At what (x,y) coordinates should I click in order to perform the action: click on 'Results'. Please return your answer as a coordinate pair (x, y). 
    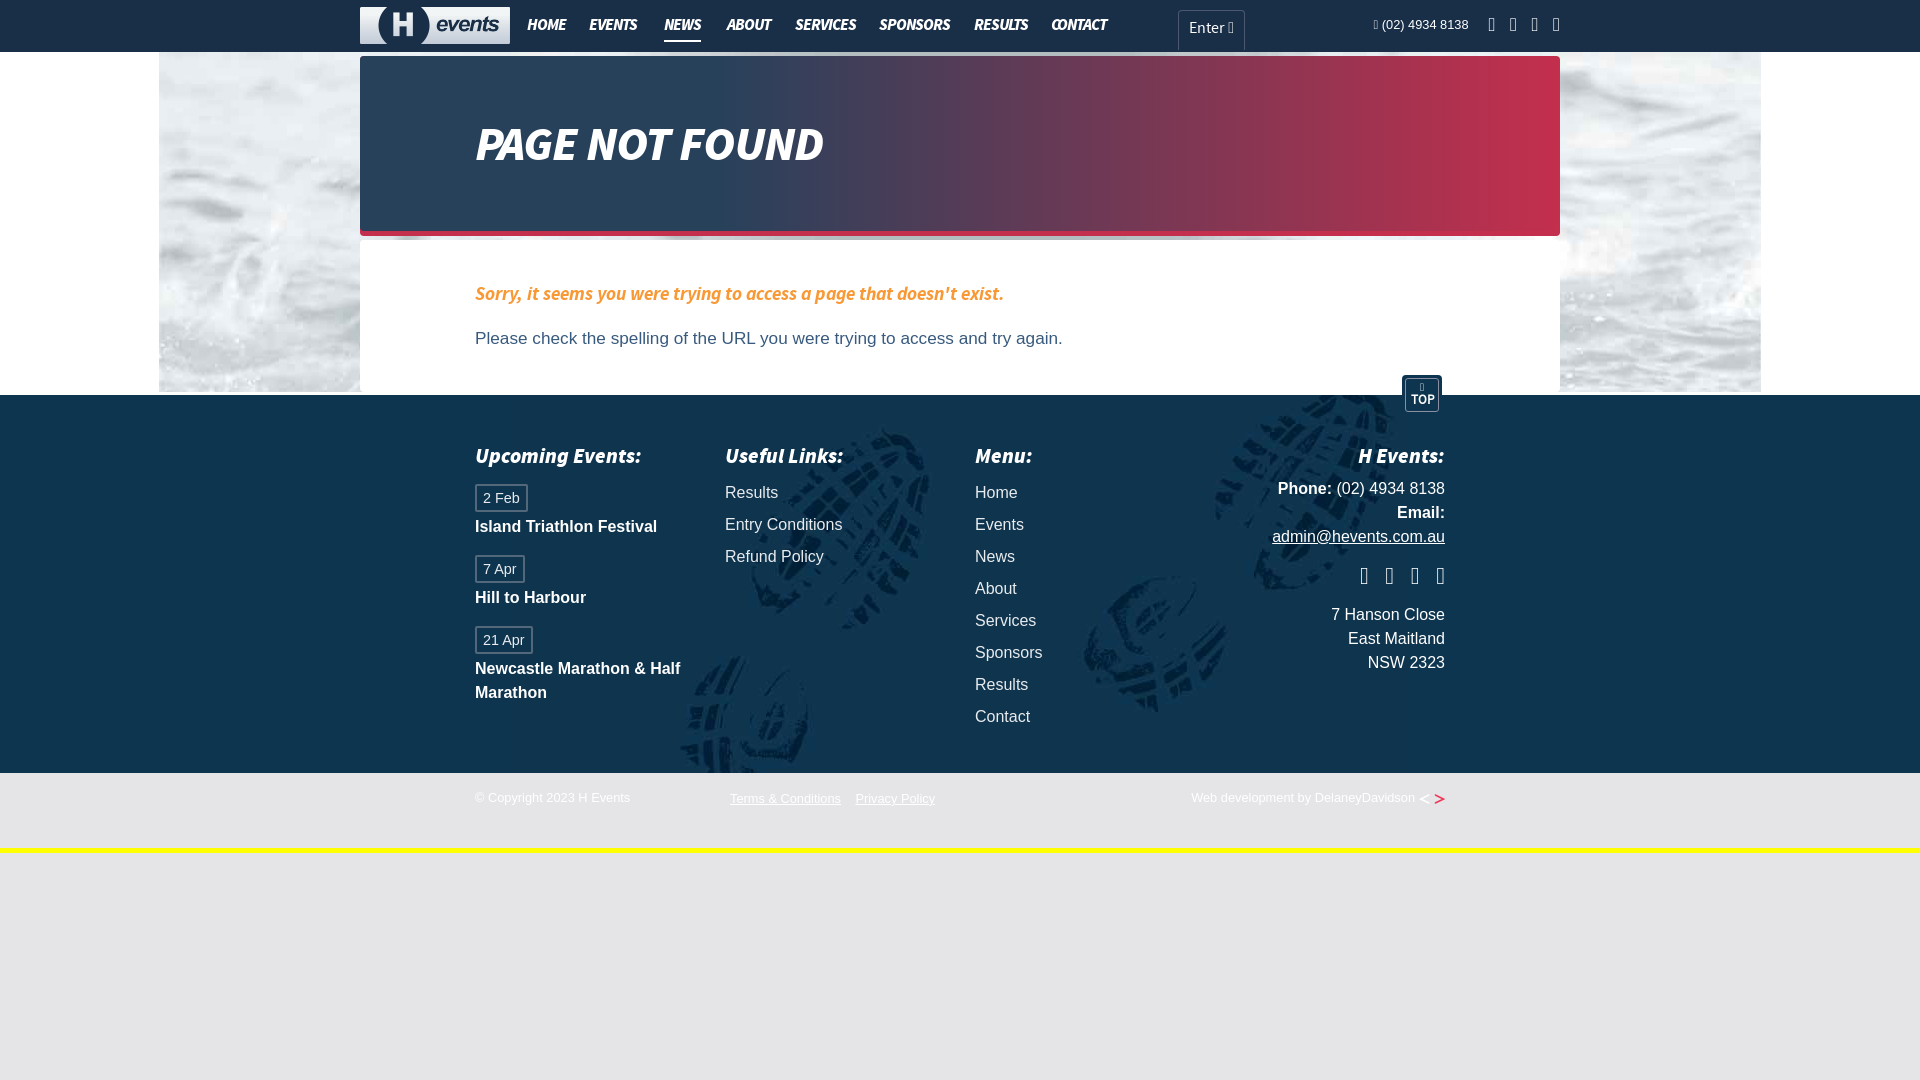
    Looking at the image, I should click on (835, 493).